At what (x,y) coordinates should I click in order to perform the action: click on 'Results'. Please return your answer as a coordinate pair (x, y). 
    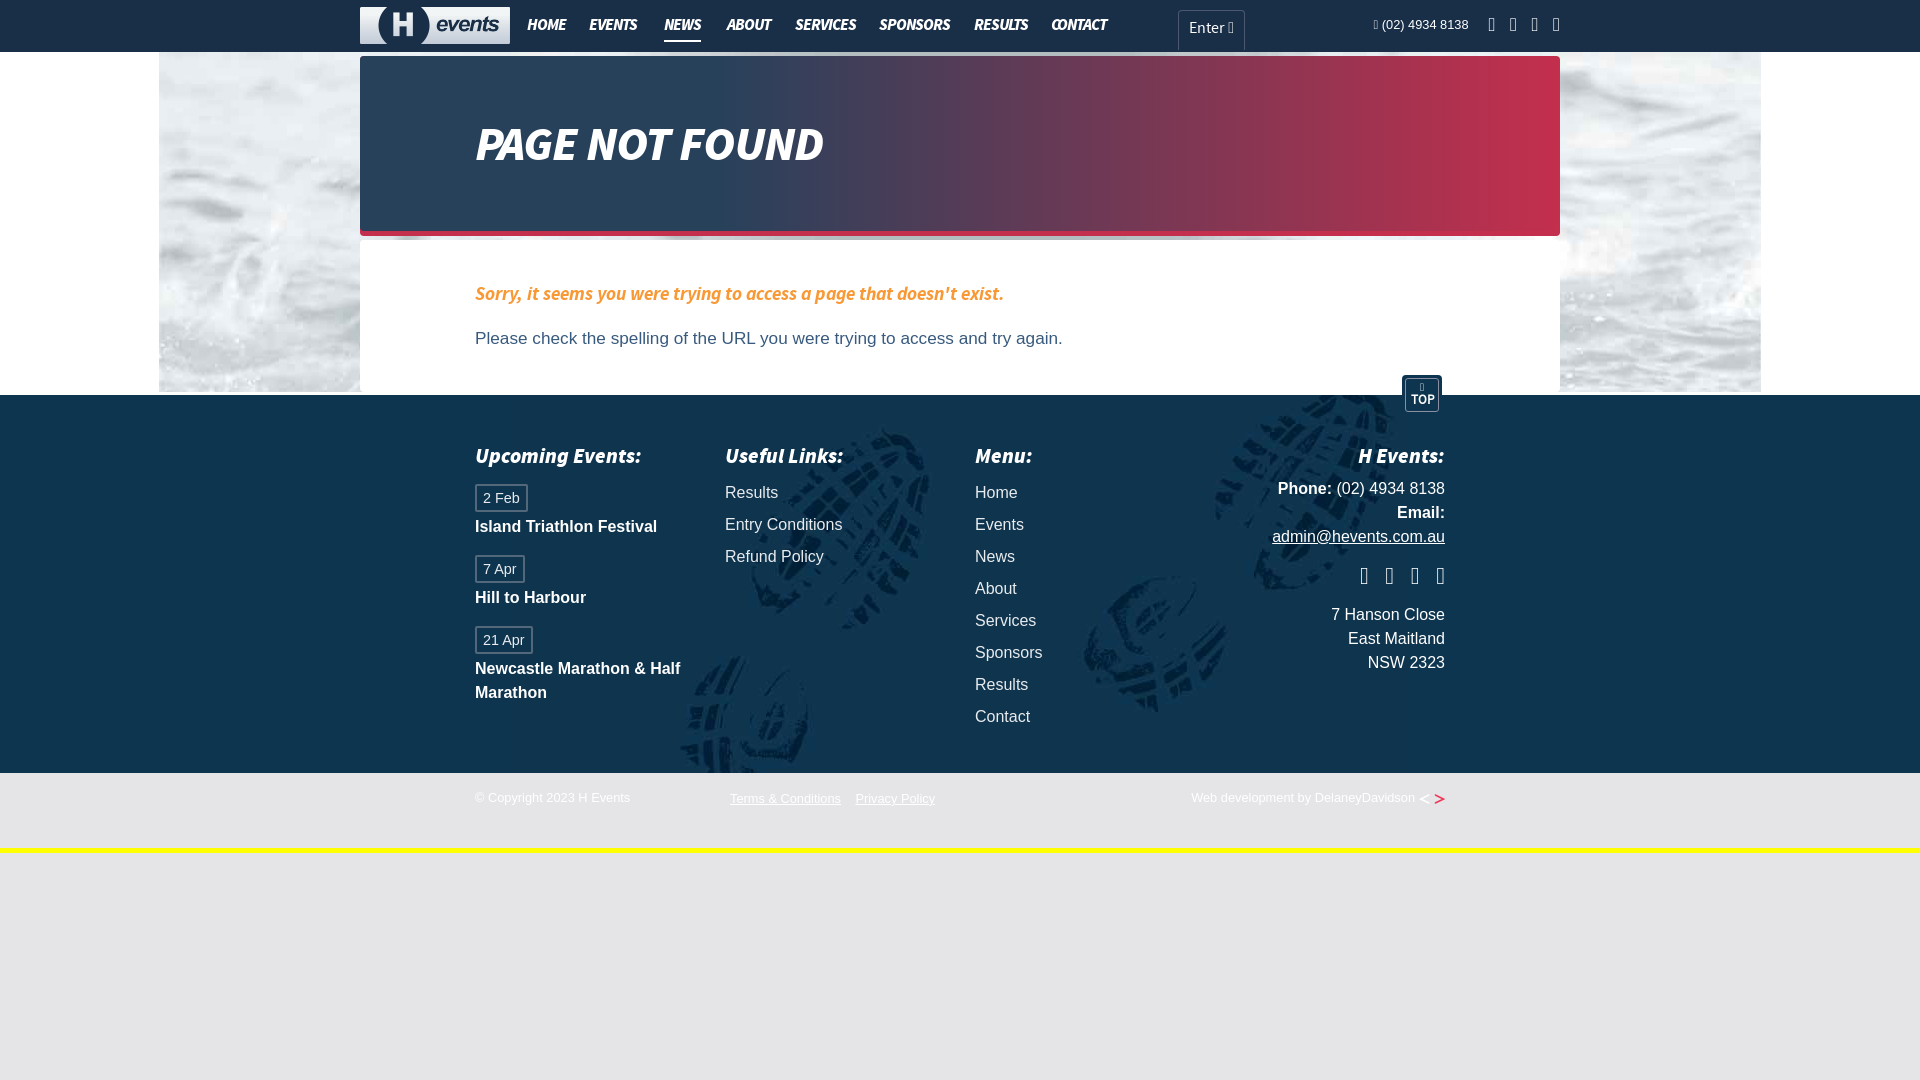
    Looking at the image, I should click on (835, 493).